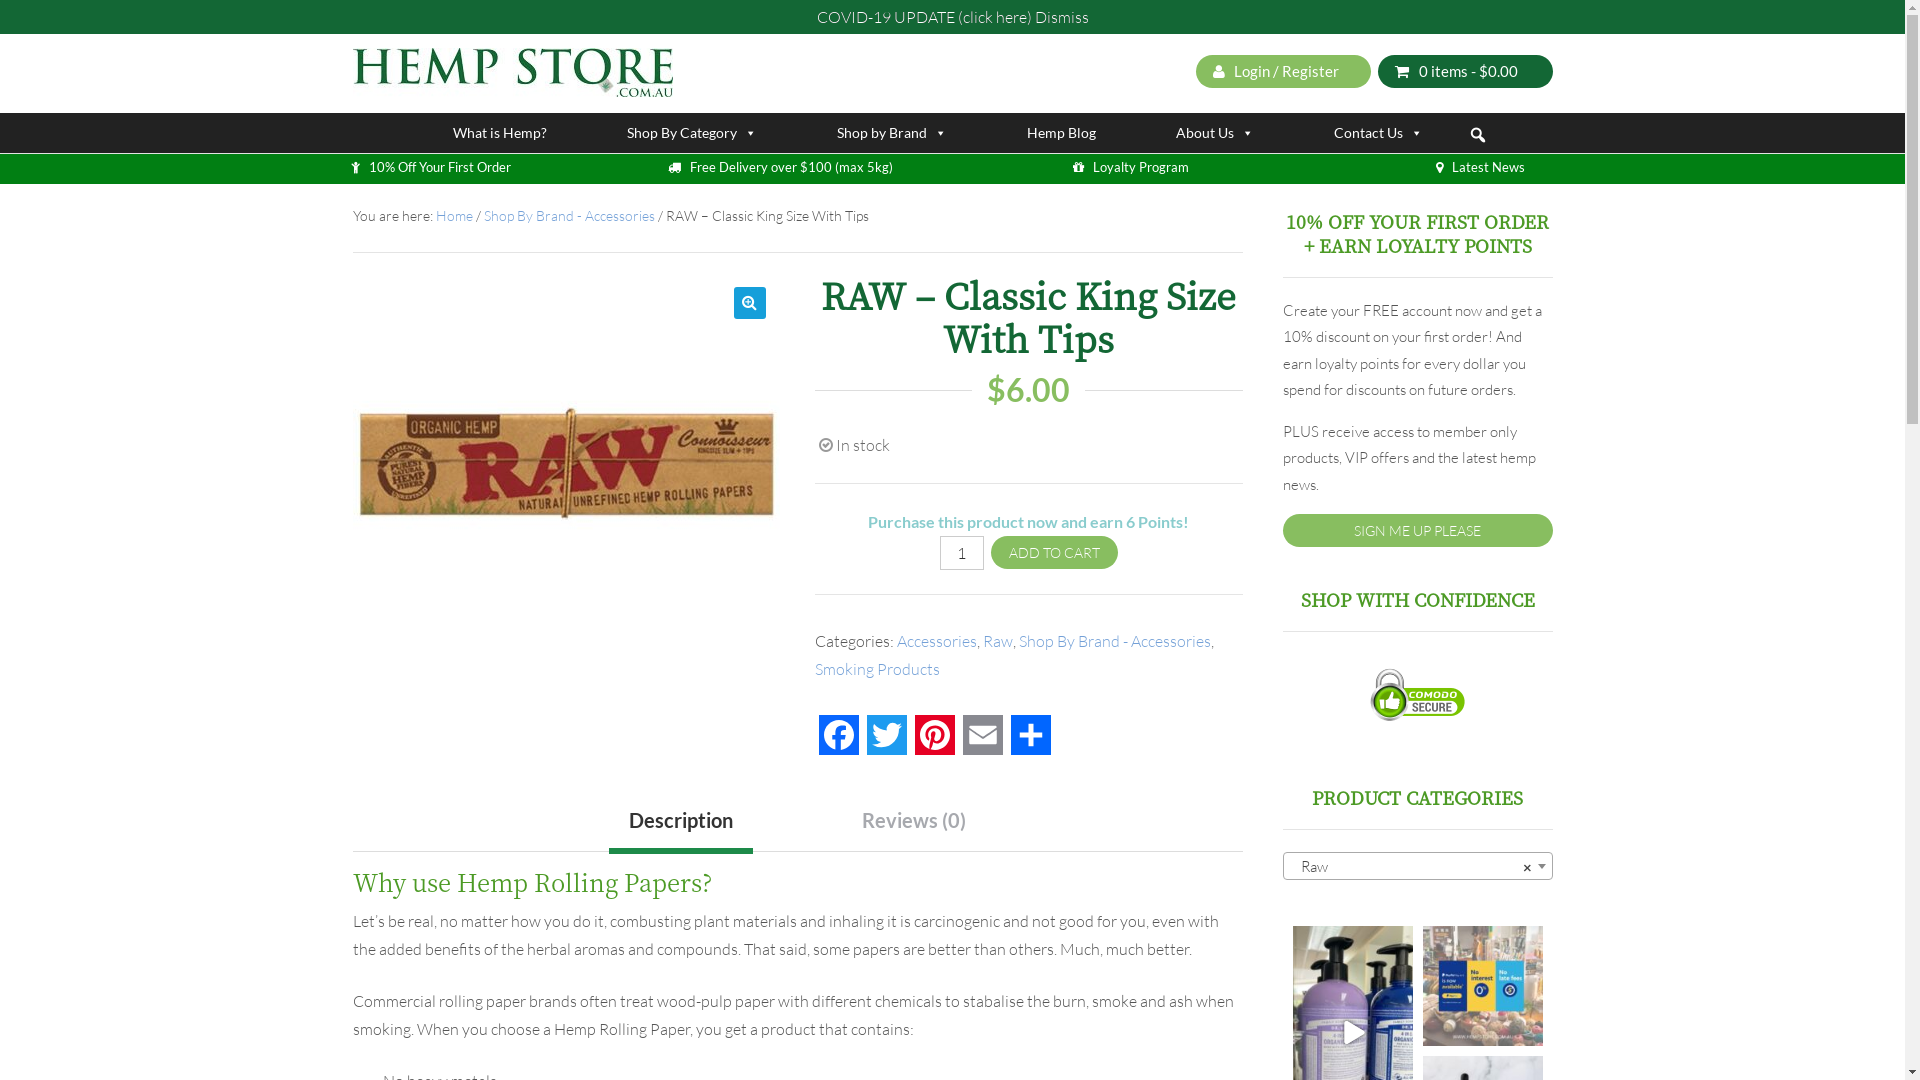 This screenshot has height=1080, width=1920. I want to click on 'Home', so click(453, 215).